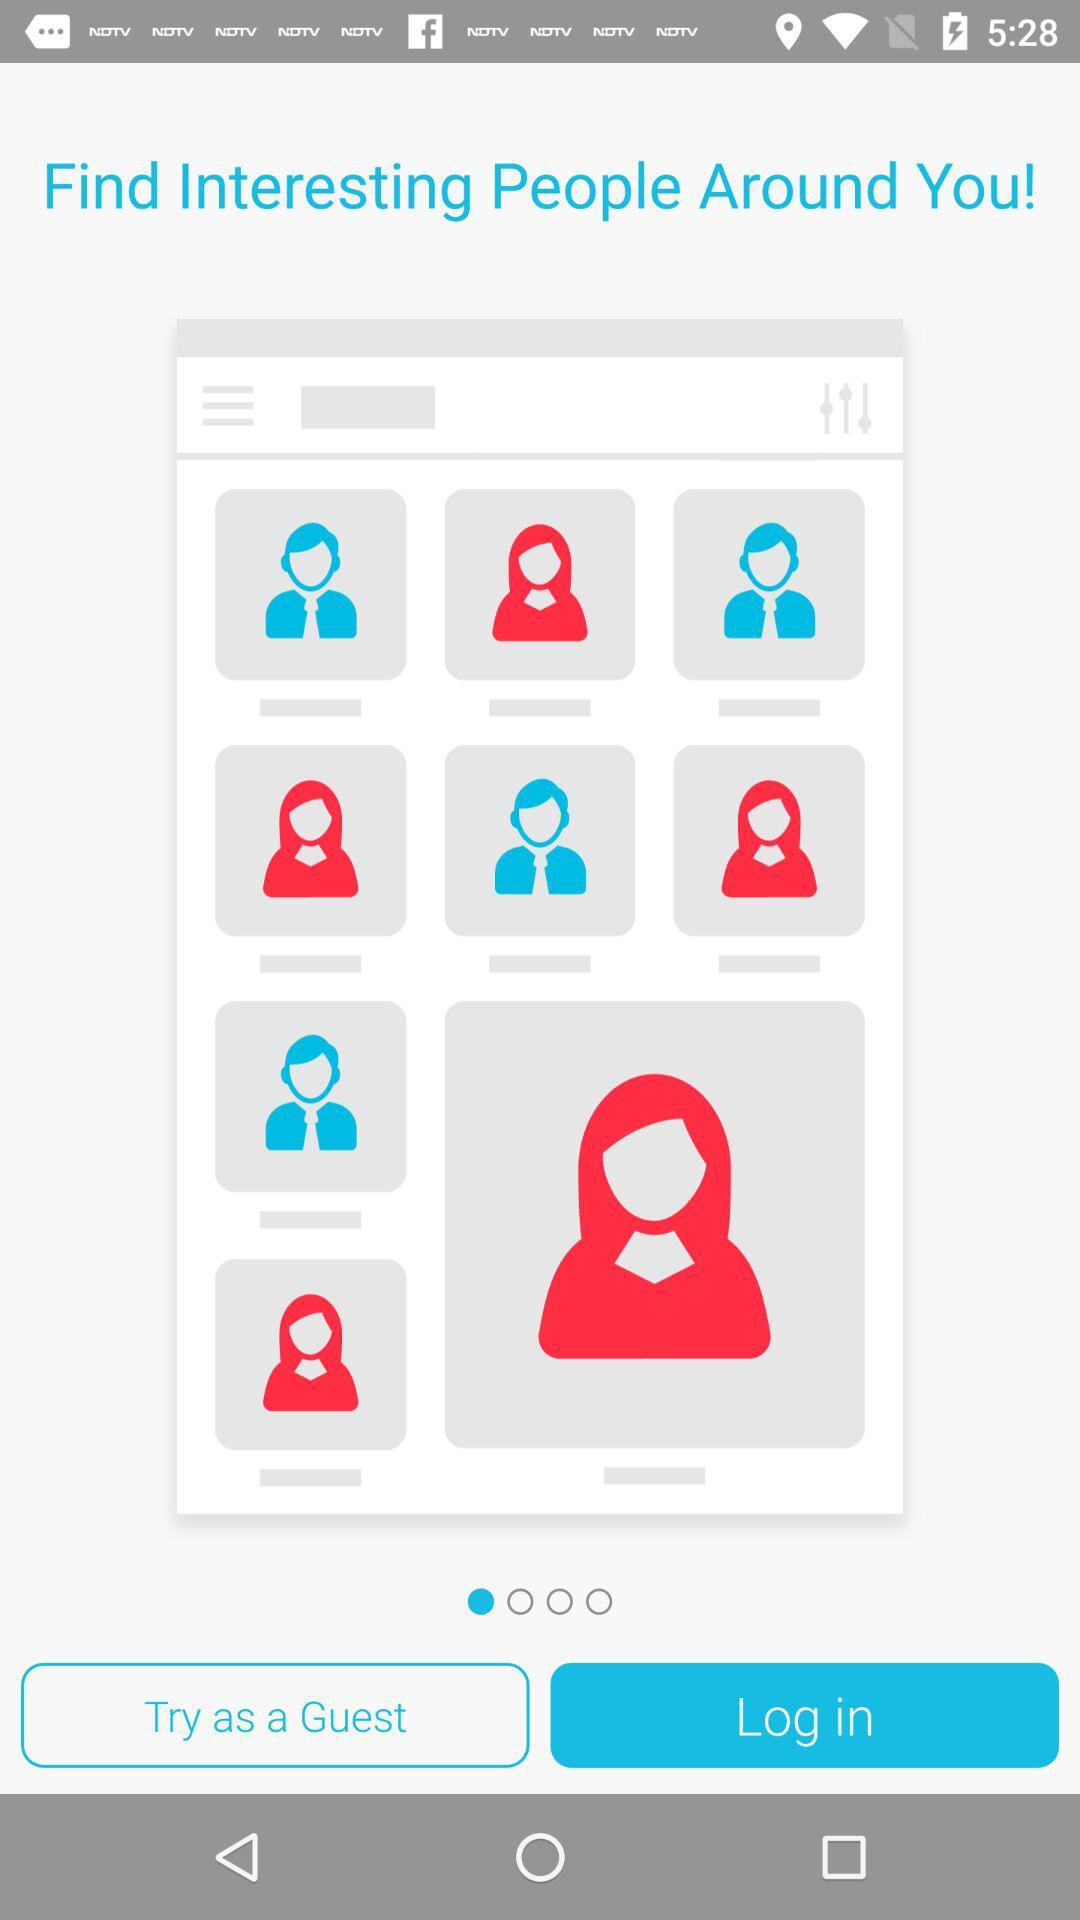  I want to click on icon below the find interesting people, so click(540, 922).